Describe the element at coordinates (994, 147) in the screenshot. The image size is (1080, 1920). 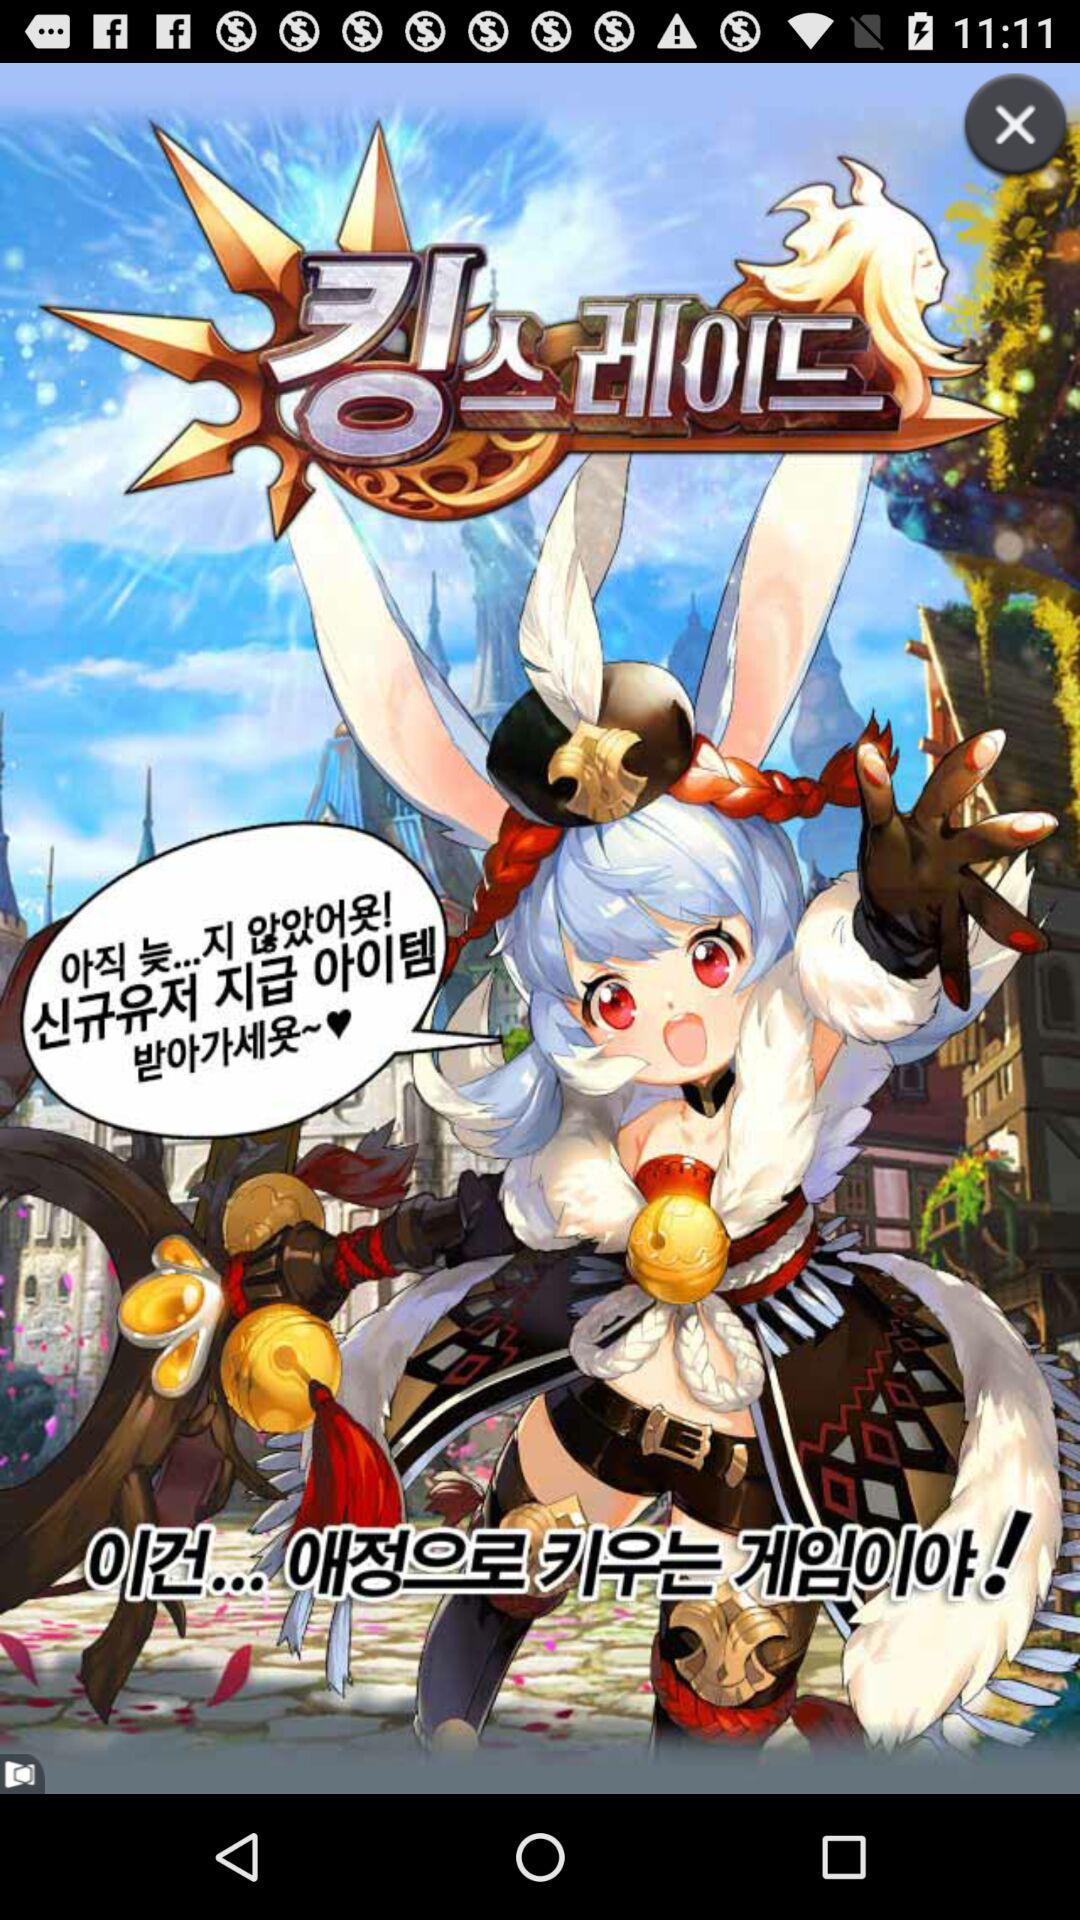
I see `the icon at the top right corner` at that location.